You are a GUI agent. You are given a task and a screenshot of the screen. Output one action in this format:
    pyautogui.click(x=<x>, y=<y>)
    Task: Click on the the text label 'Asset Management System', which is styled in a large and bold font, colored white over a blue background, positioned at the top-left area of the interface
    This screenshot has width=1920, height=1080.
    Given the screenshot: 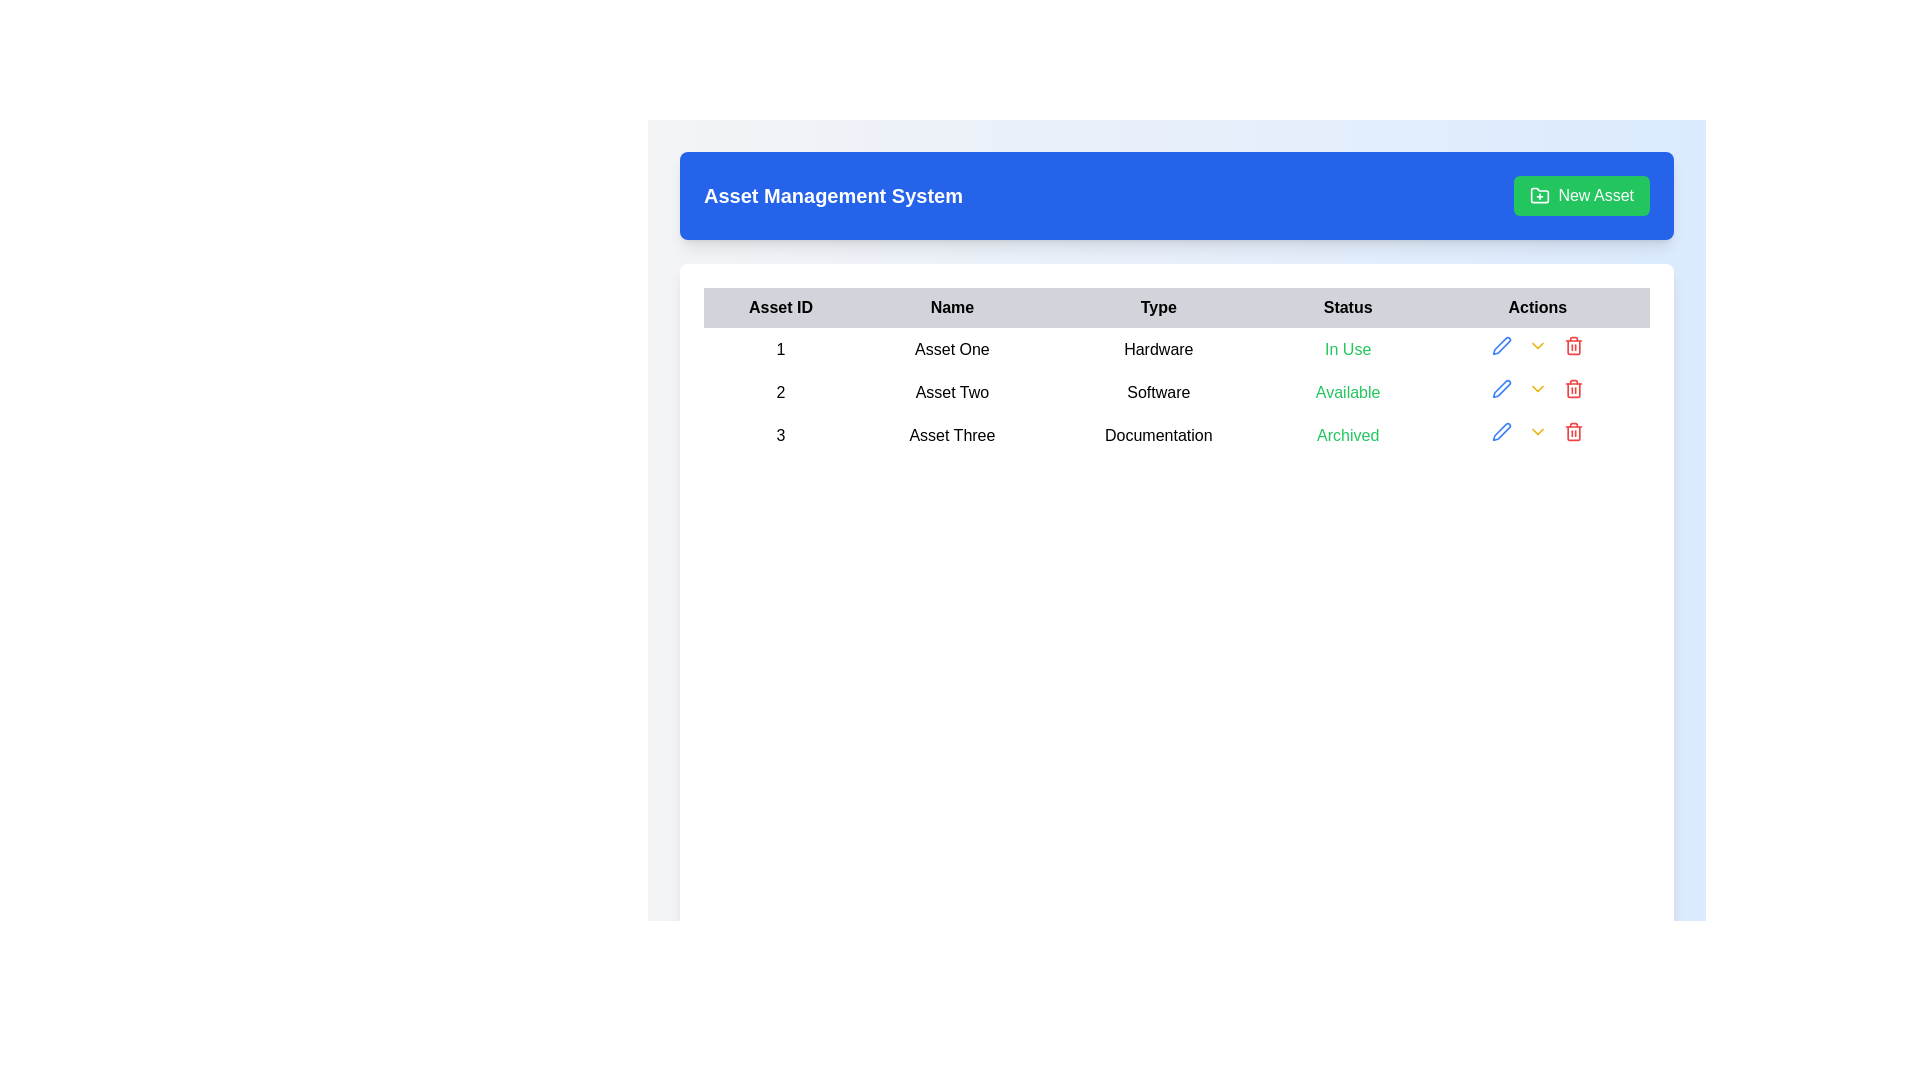 What is the action you would take?
    pyautogui.click(x=833, y=196)
    